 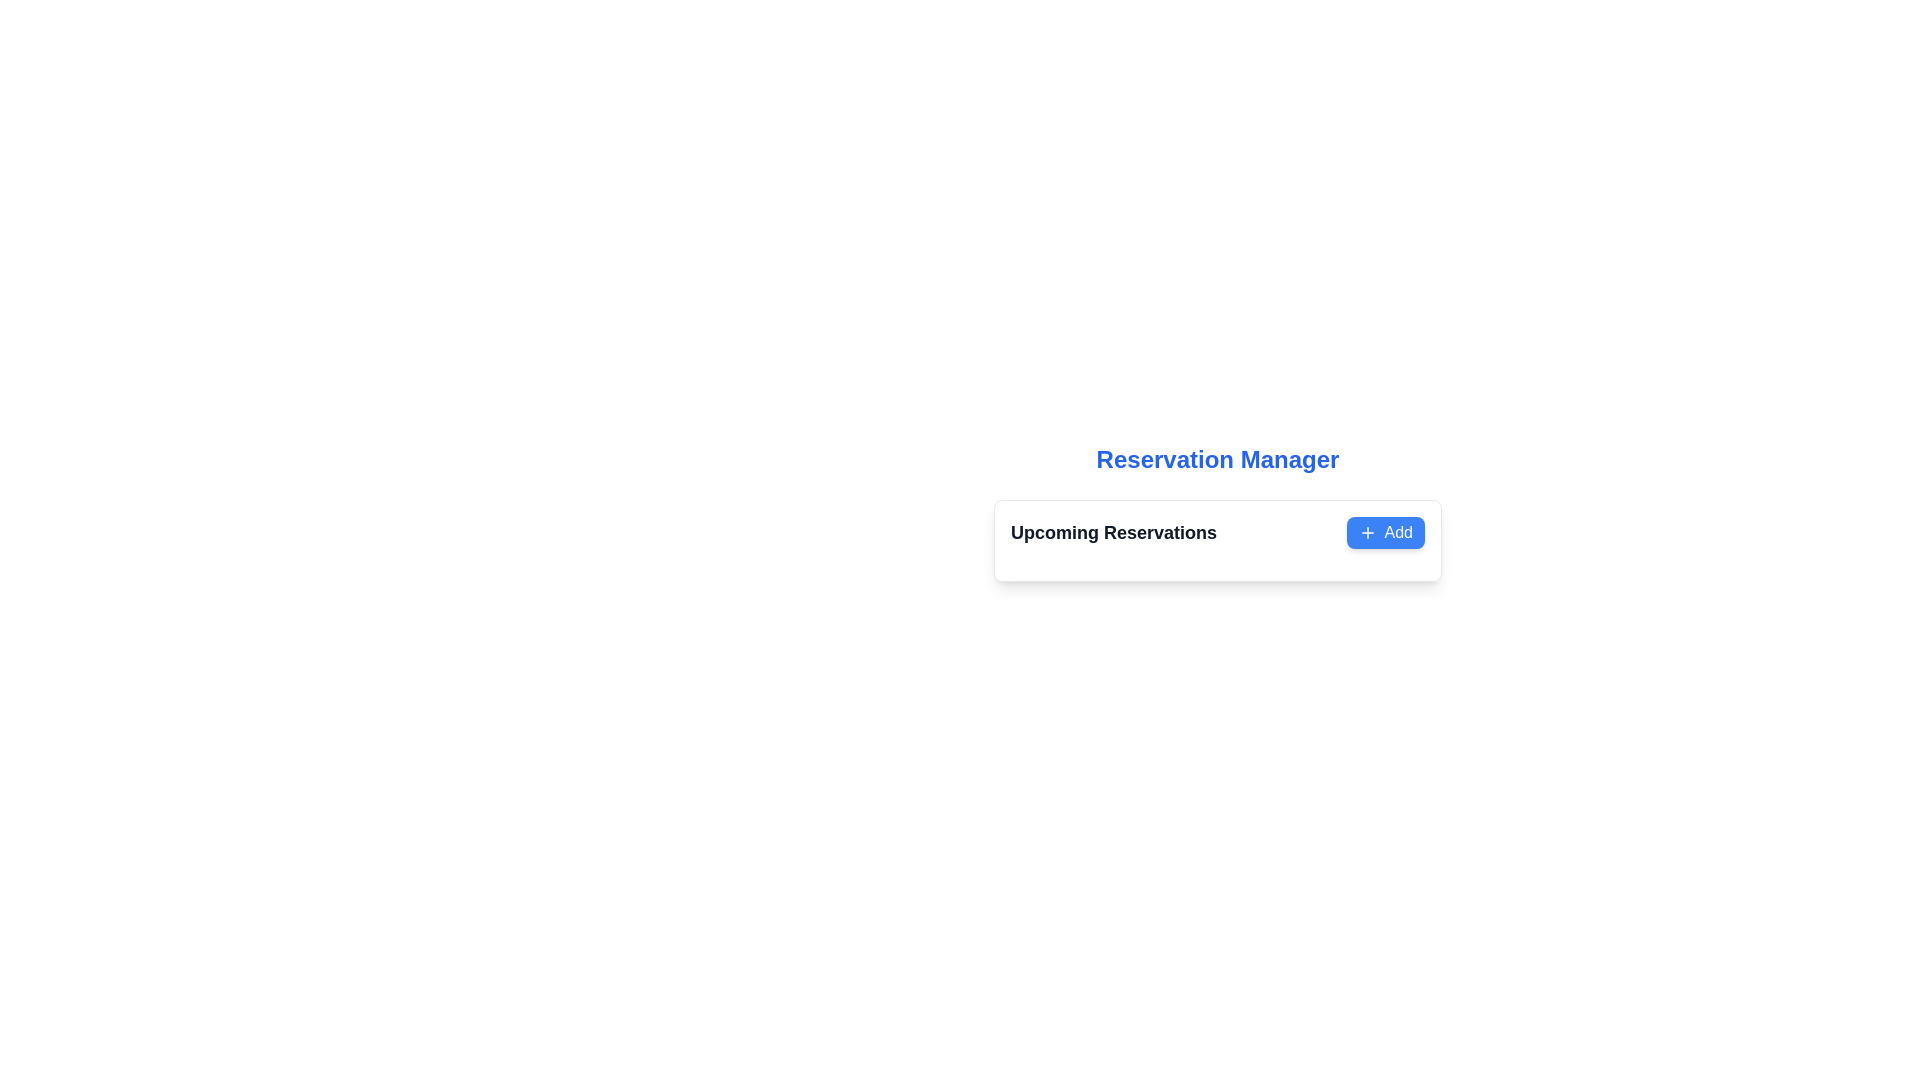 What do you see at coordinates (1384, 531) in the screenshot?
I see `the blue 'Add' button with rounded corners located in the 'Upcoming Reservations' section to observe any hover effects` at bounding box center [1384, 531].